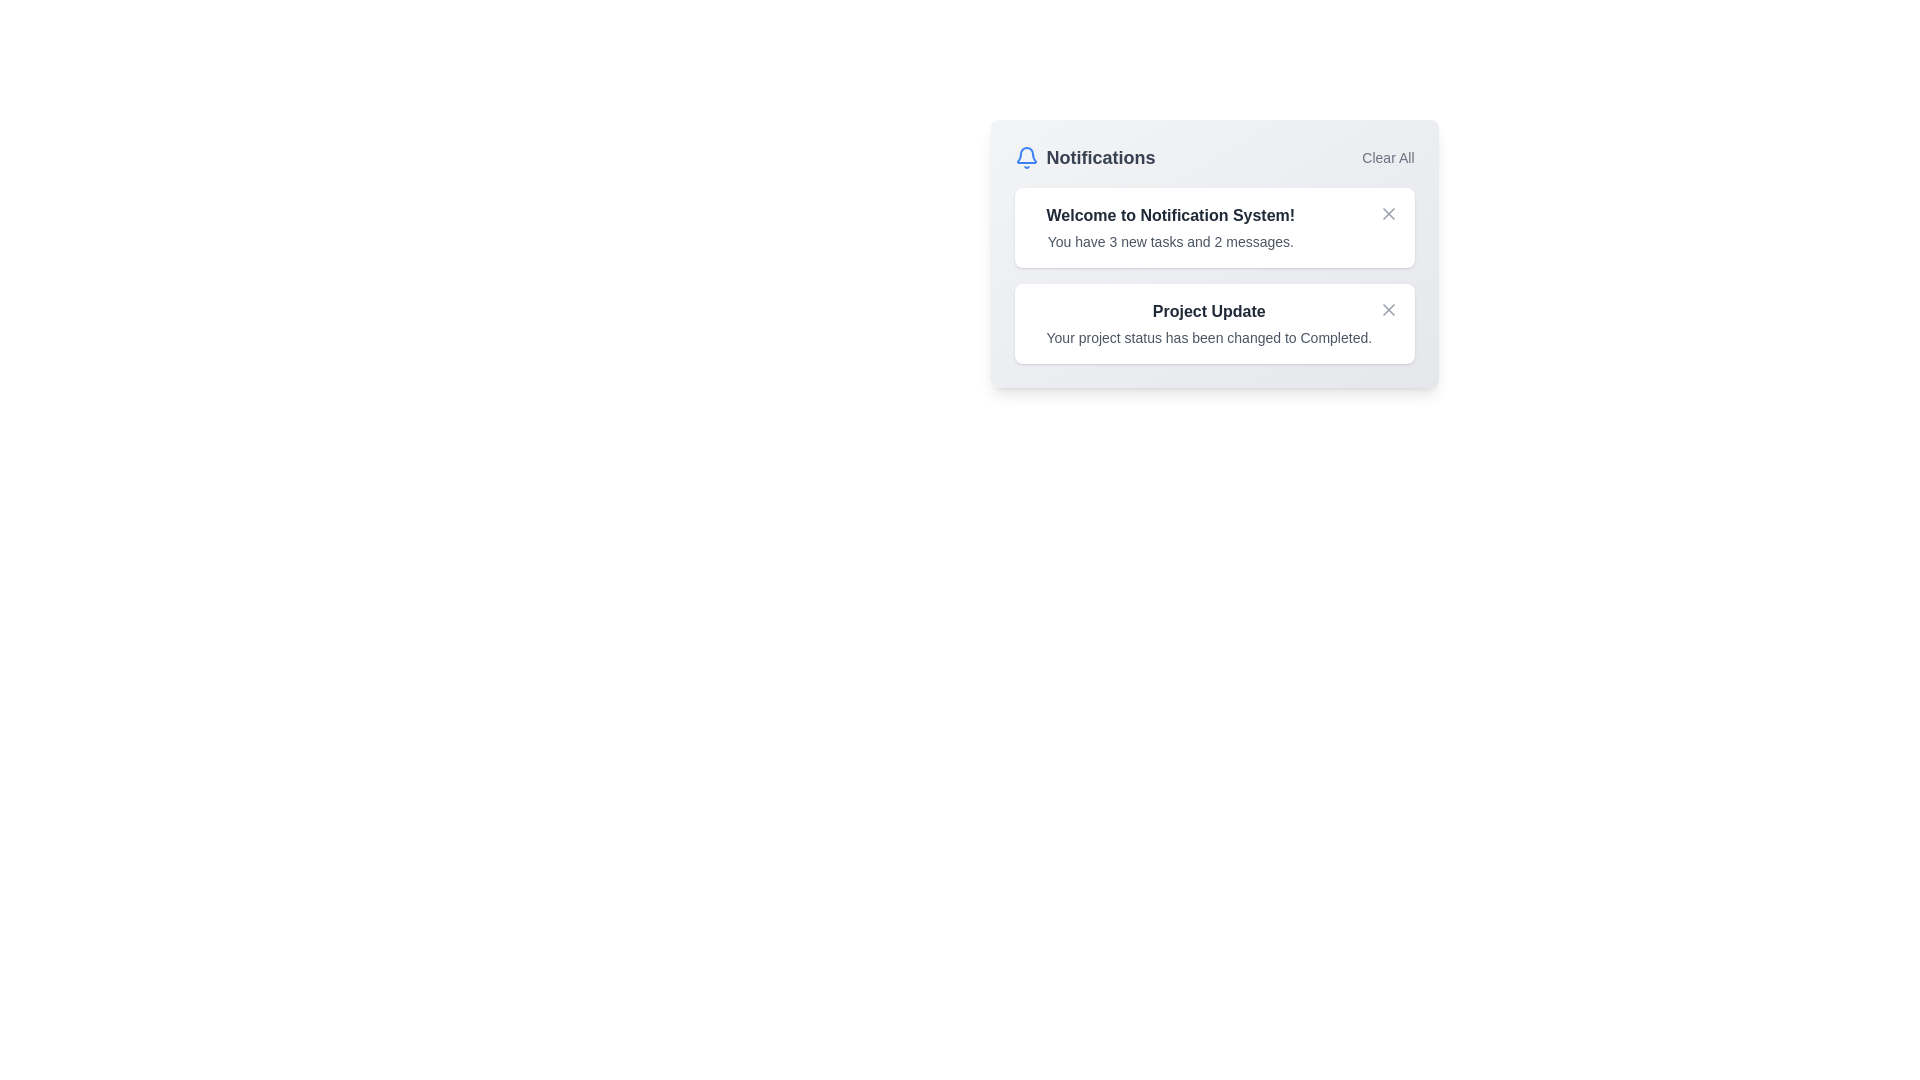 Image resolution: width=1920 pixels, height=1080 pixels. What do you see at coordinates (1387, 309) in the screenshot?
I see `the 'X' button in the top-right section of the 'Welcome to Notification System!' notification to trigger the tooltip or effect` at bounding box center [1387, 309].